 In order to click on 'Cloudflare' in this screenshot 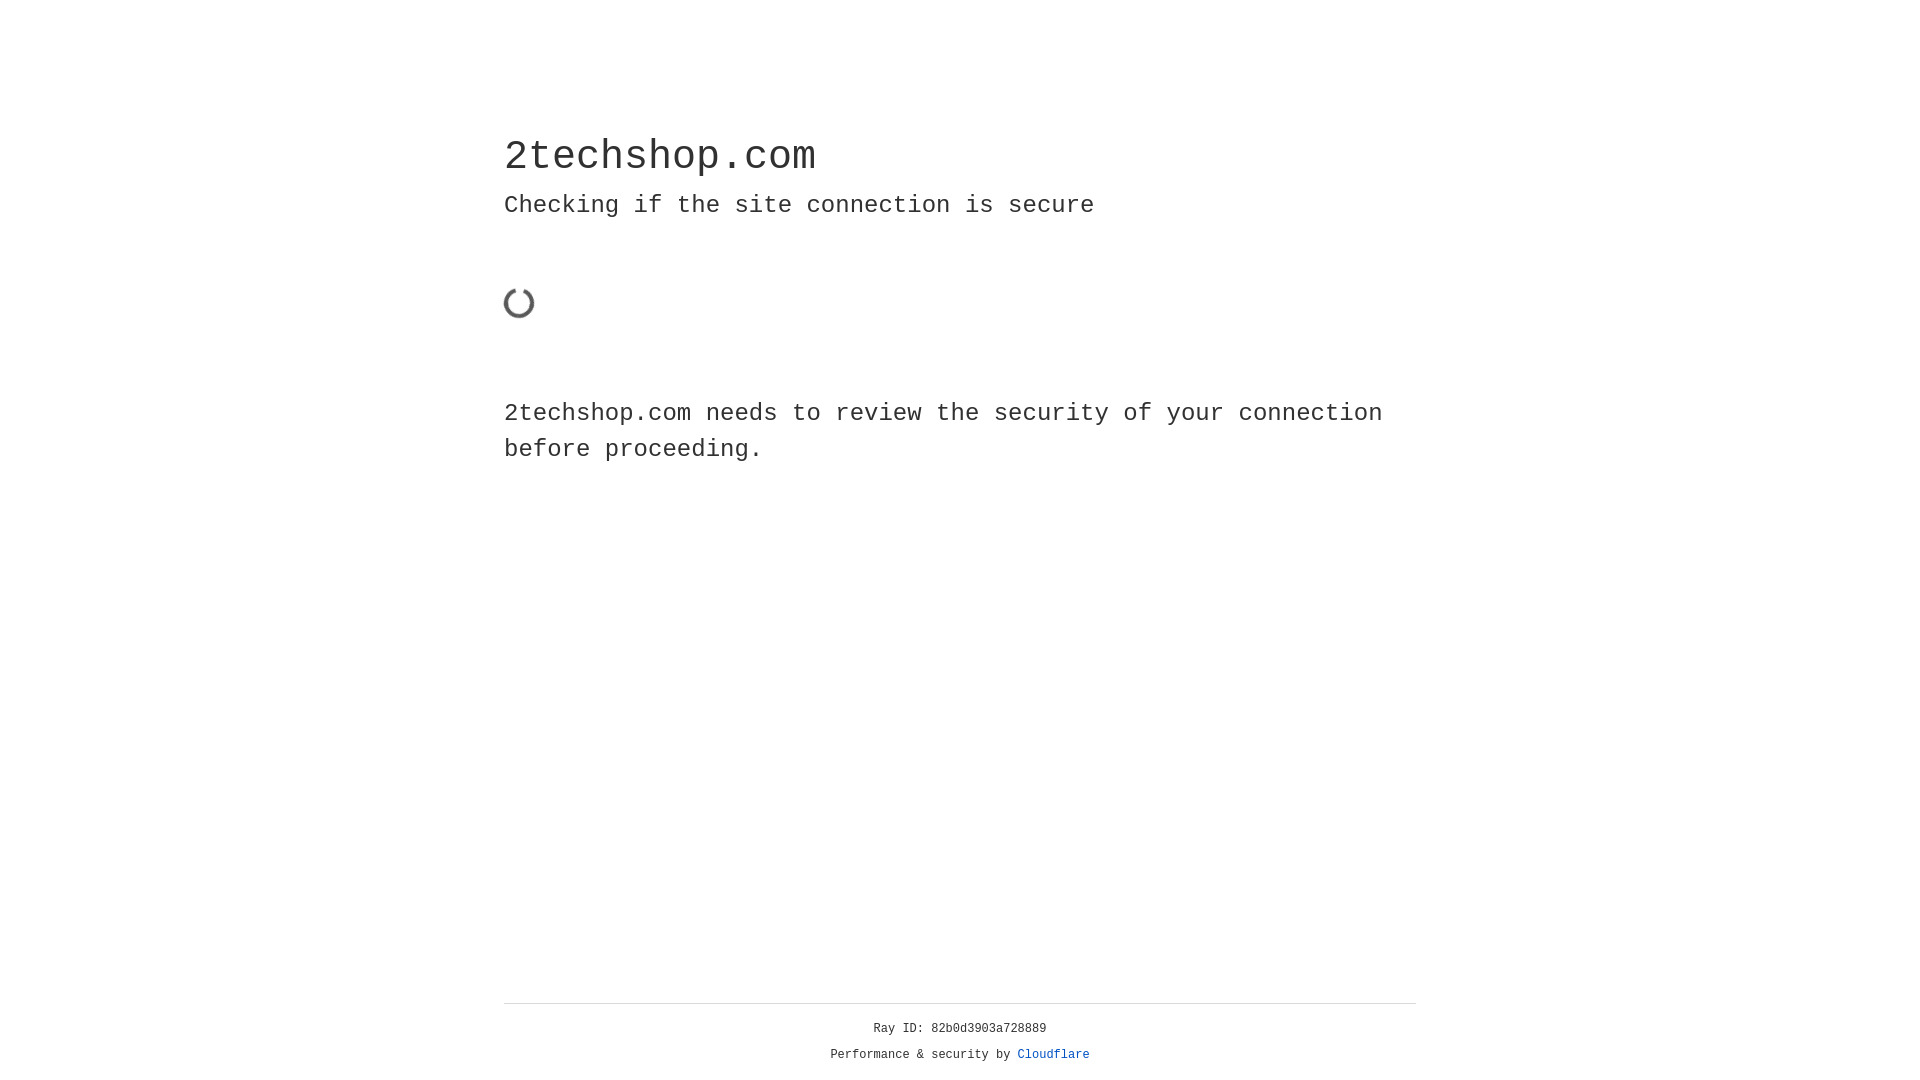, I will do `click(1053, 1054)`.